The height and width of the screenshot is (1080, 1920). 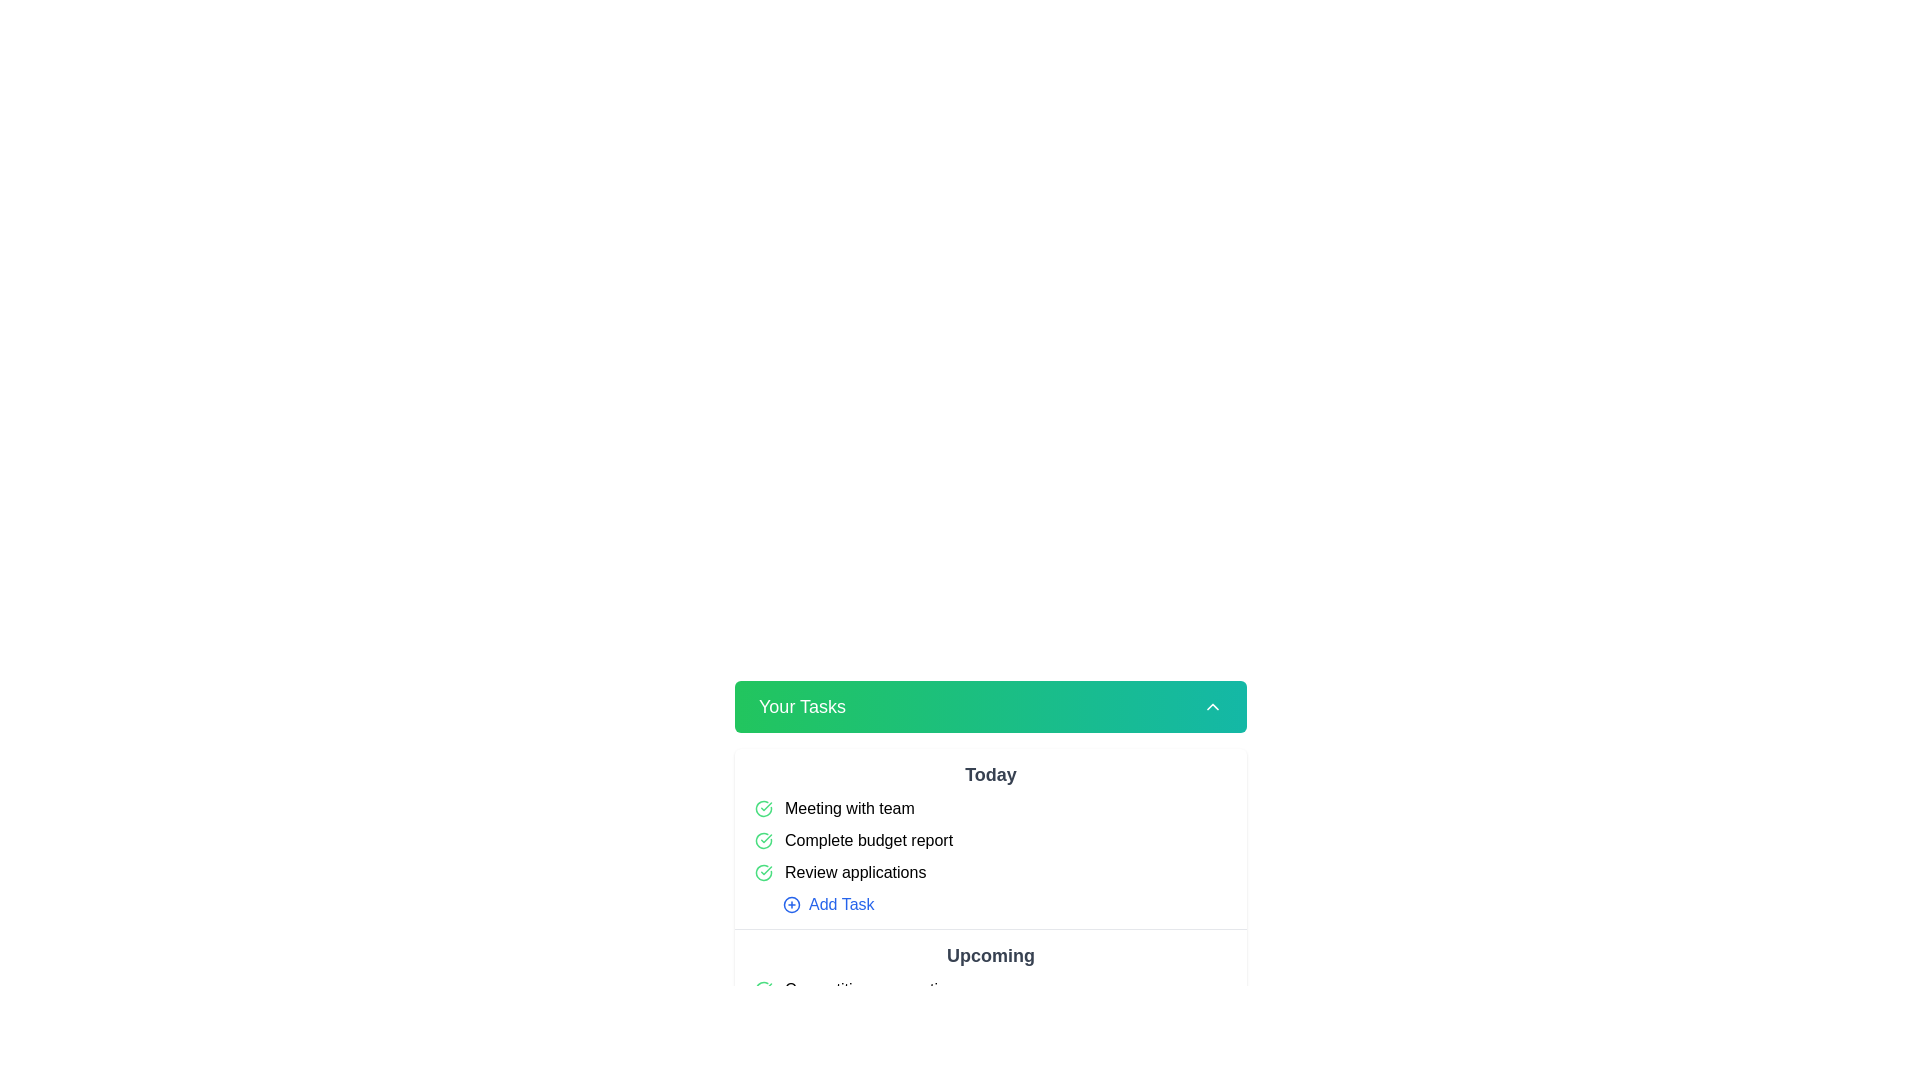 I want to click on the text label that says 'Upcoming', which is styled in bold, large font and is located at the bottom of the 'Today' section, so click(x=990, y=955).